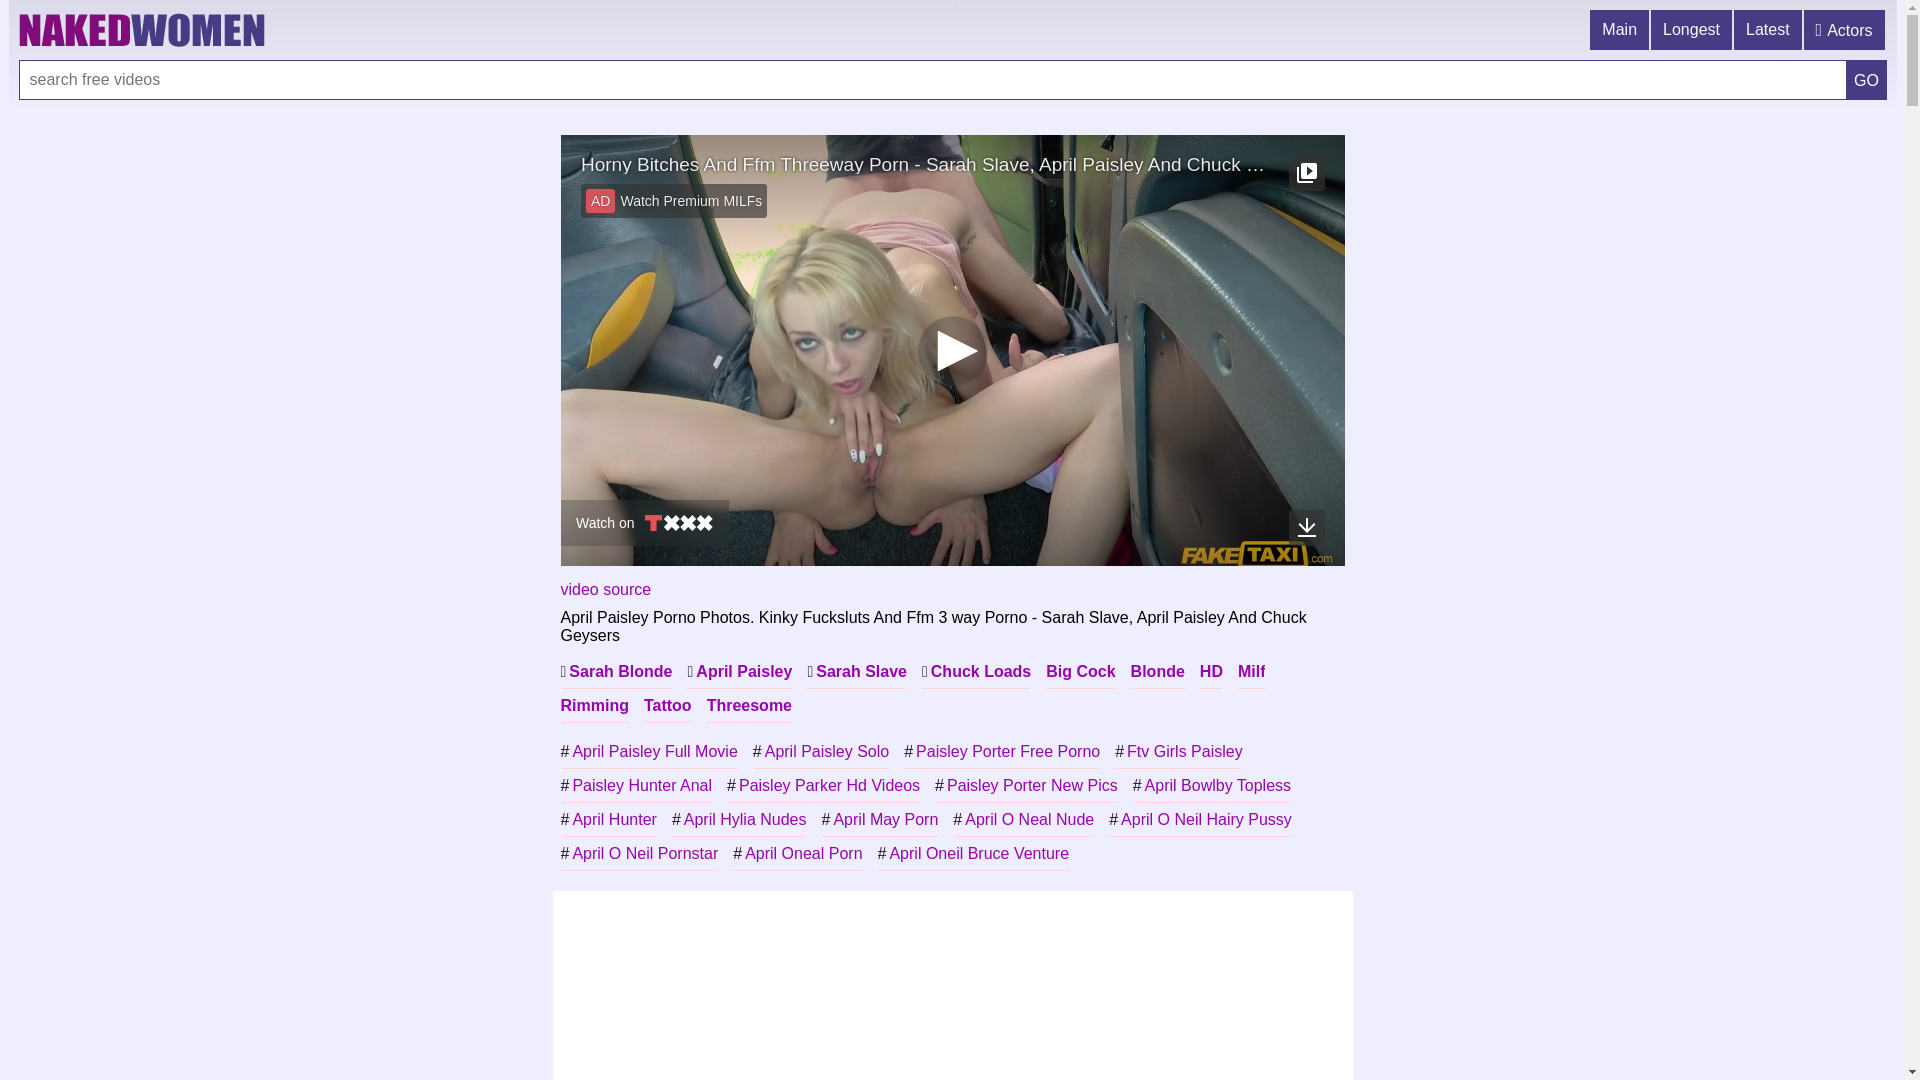  I want to click on 'Paisley Hunter Anal', so click(560, 785).